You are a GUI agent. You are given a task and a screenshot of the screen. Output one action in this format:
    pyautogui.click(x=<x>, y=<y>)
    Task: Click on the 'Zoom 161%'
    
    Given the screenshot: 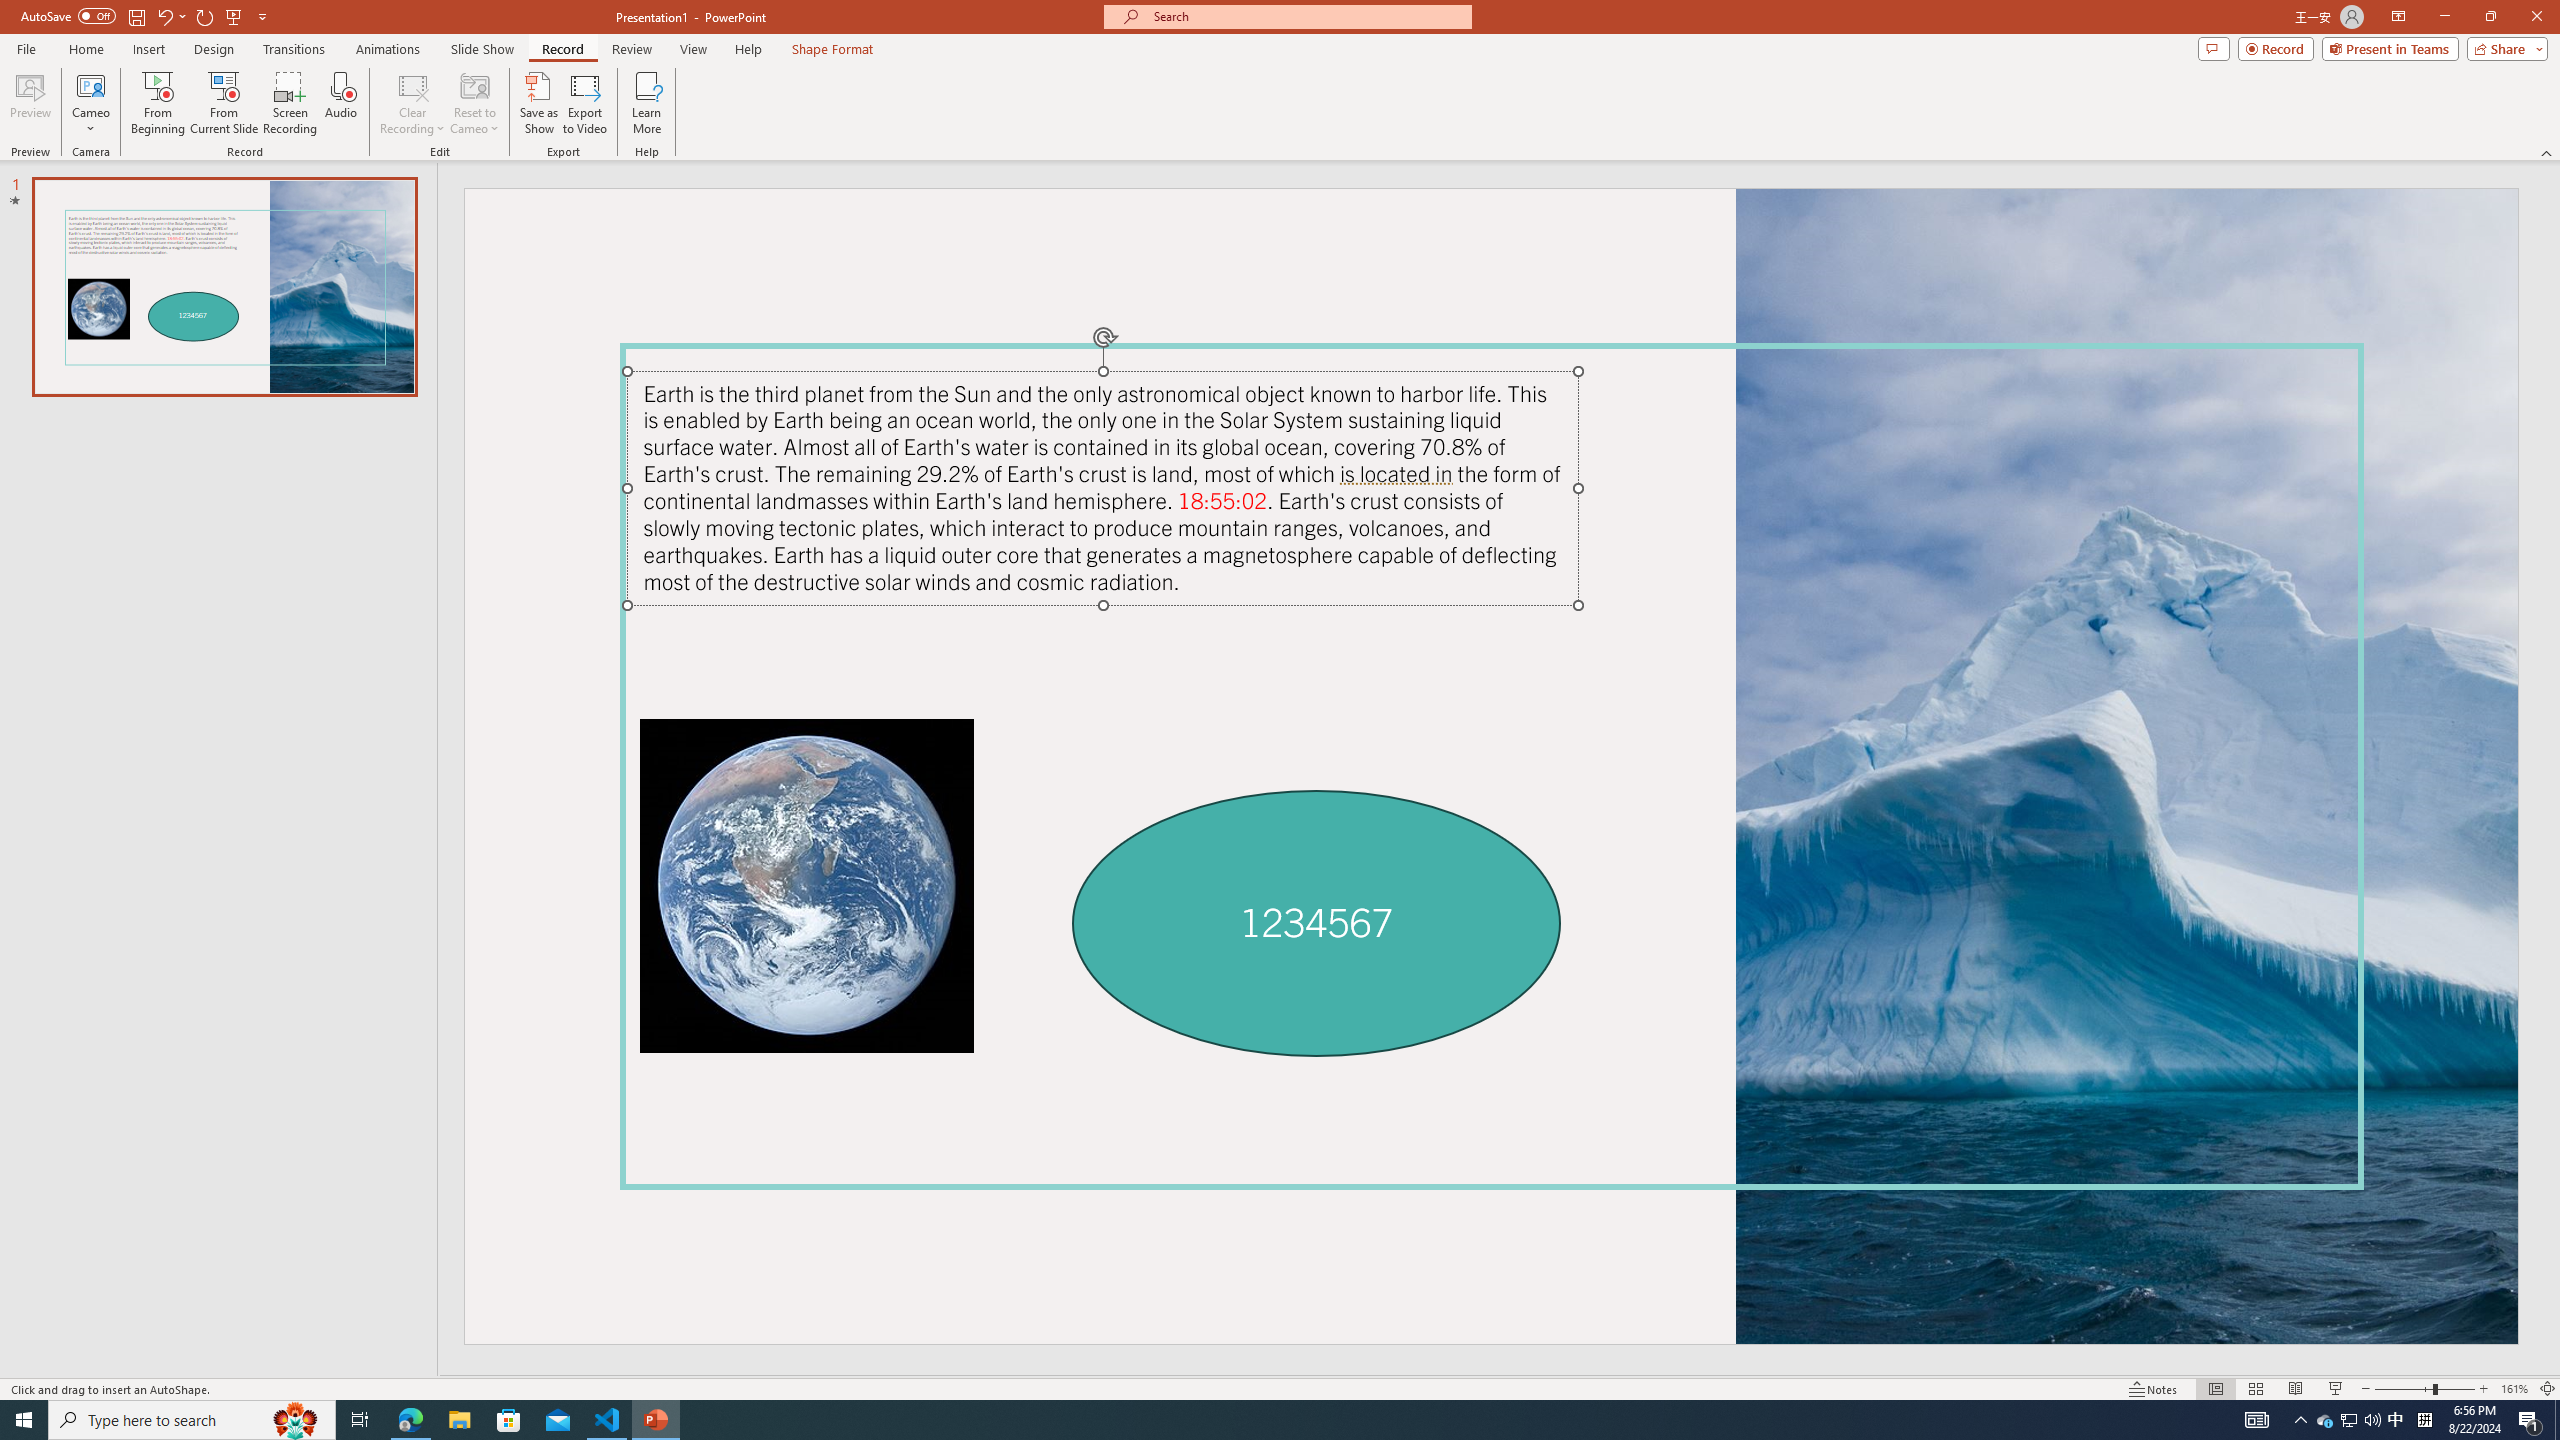 What is the action you would take?
    pyautogui.click(x=2515, y=1389)
    